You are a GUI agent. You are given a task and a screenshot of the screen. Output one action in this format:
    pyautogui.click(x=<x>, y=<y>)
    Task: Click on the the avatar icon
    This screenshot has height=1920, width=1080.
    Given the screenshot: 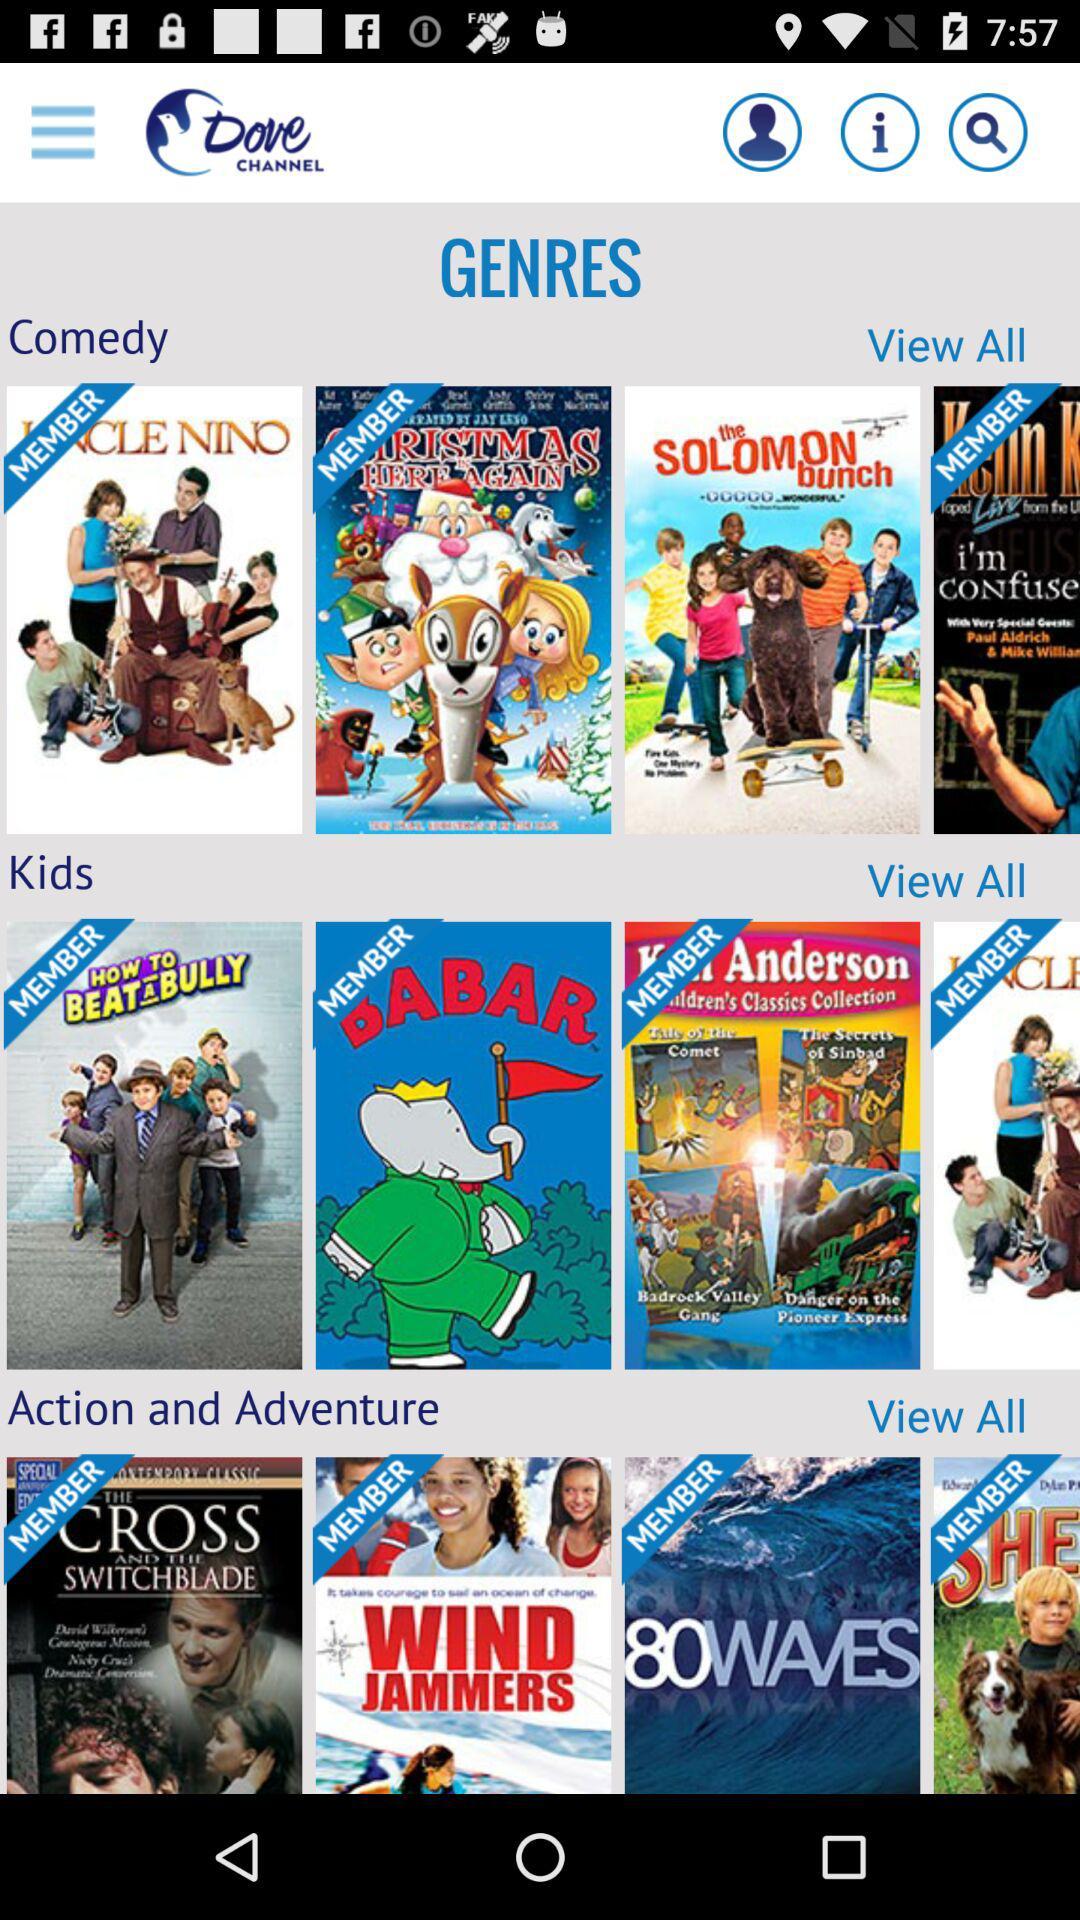 What is the action you would take?
    pyautogui.click(x=762, y=140)
    